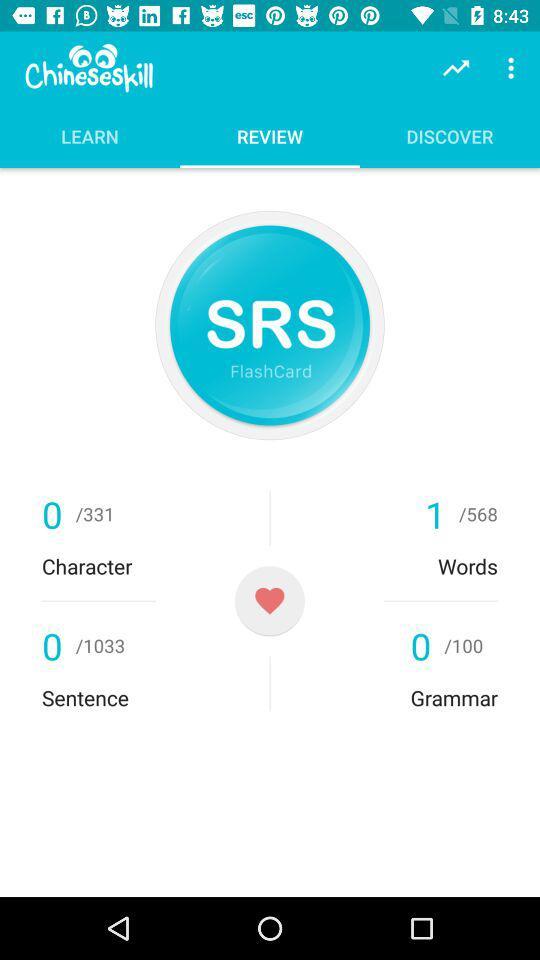 Image resolution: width=540 pixels, height=960 pixels. Describe the element at coordinates (455, 68) in the screenshot. I see `the item above the discover icon` at that location.